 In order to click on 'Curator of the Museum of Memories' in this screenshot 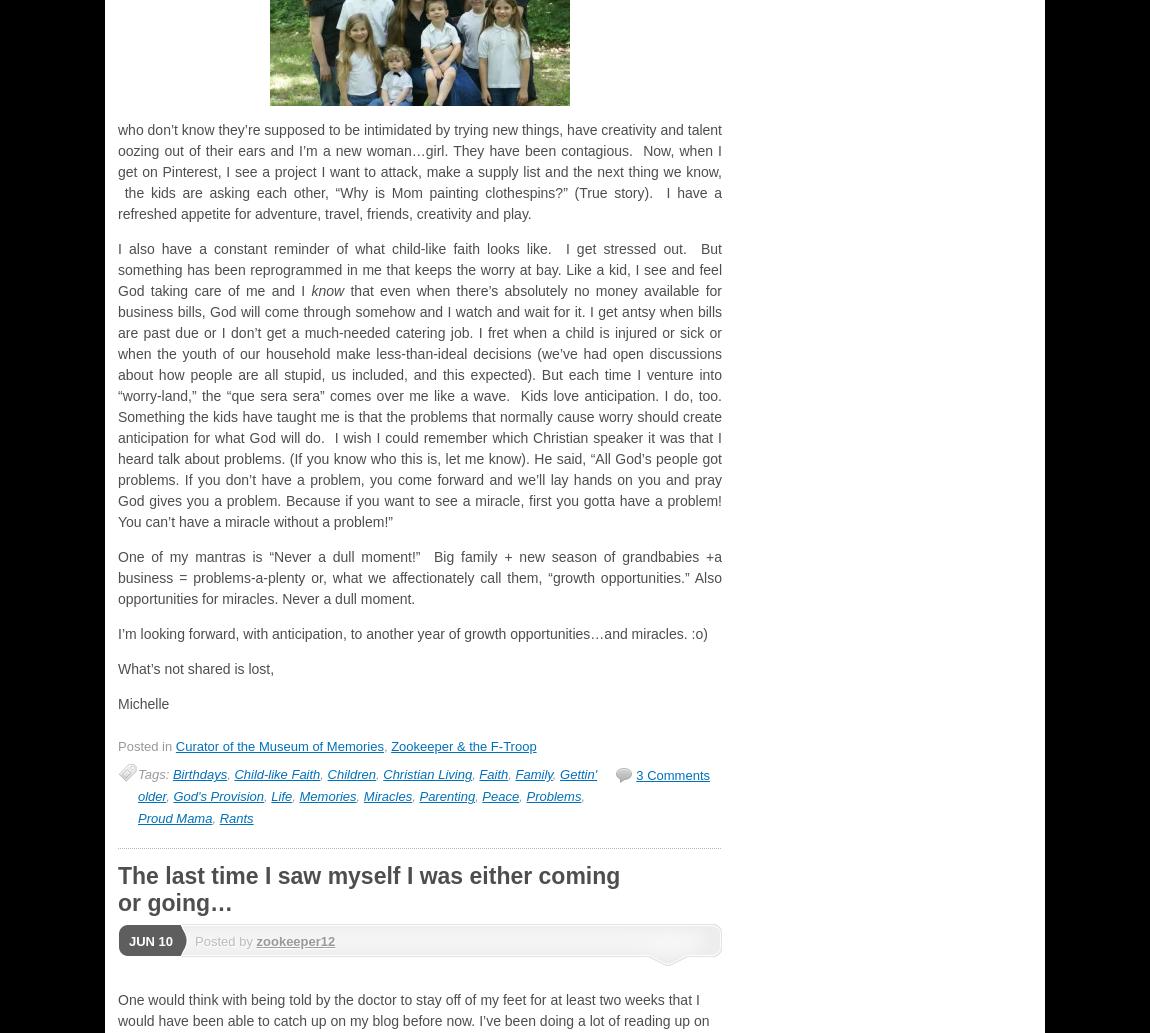, I will do `click(277, 745)`.